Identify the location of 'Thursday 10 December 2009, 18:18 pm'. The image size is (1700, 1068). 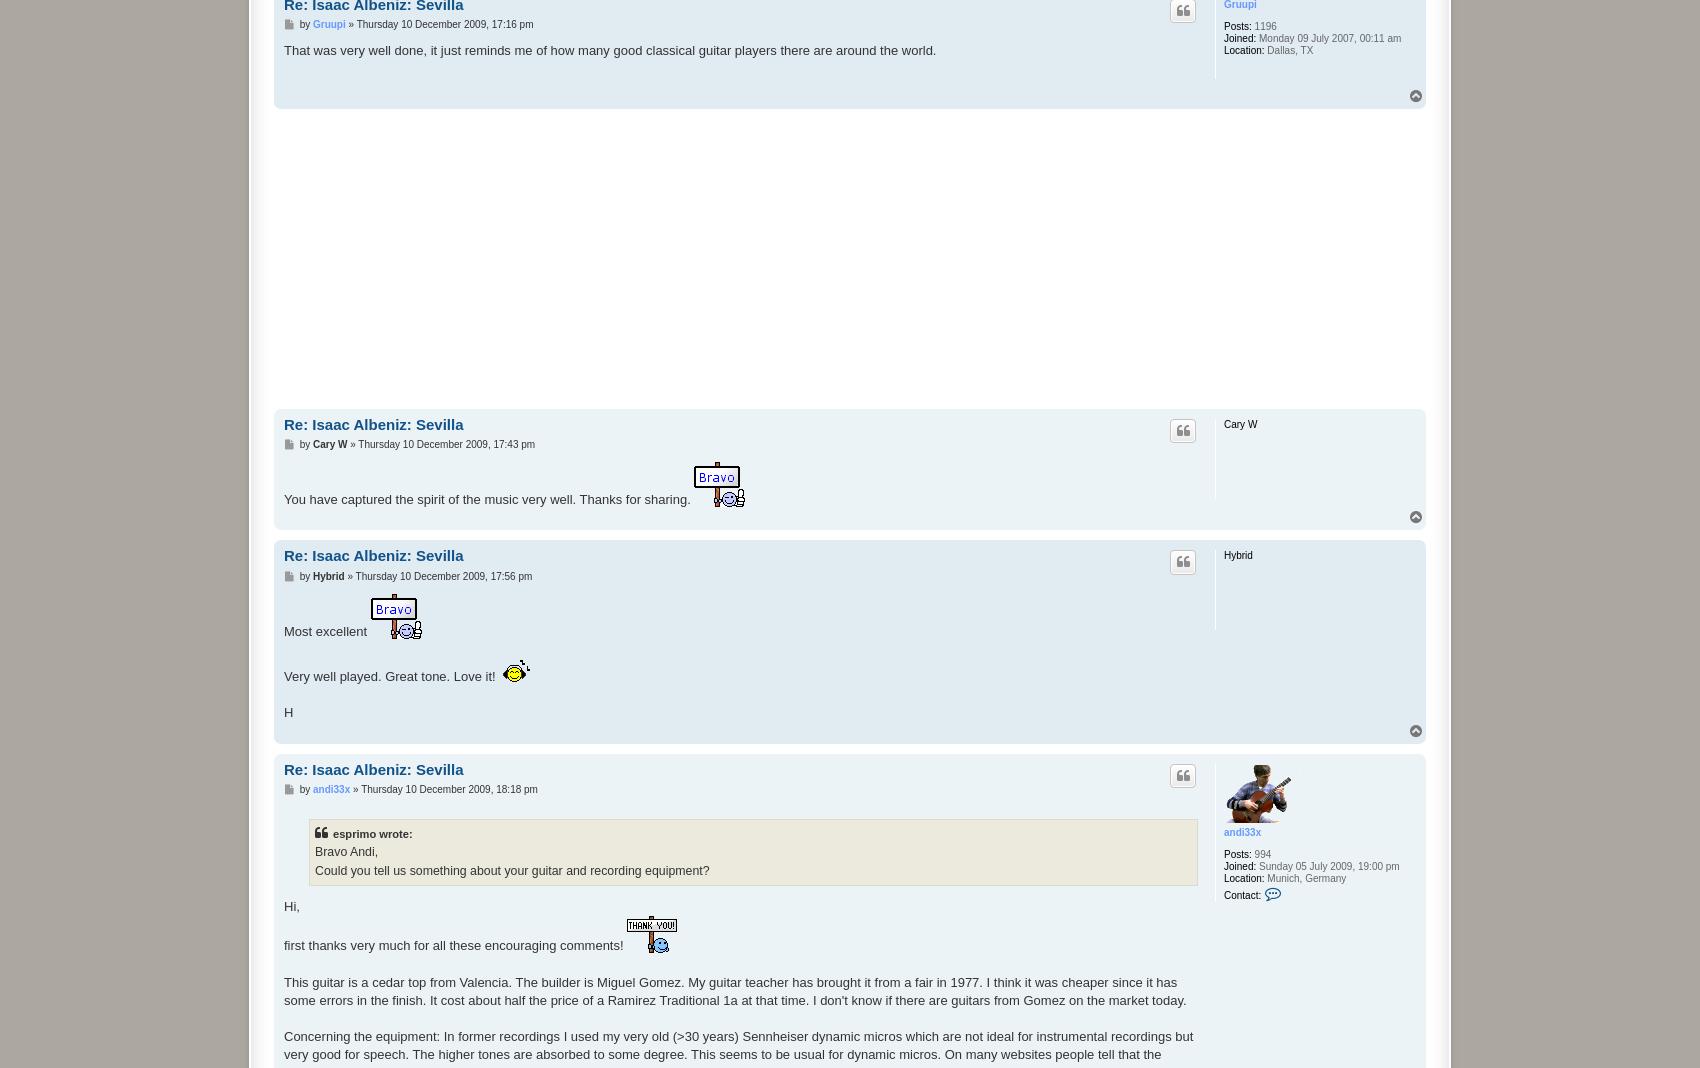
(448, 788).